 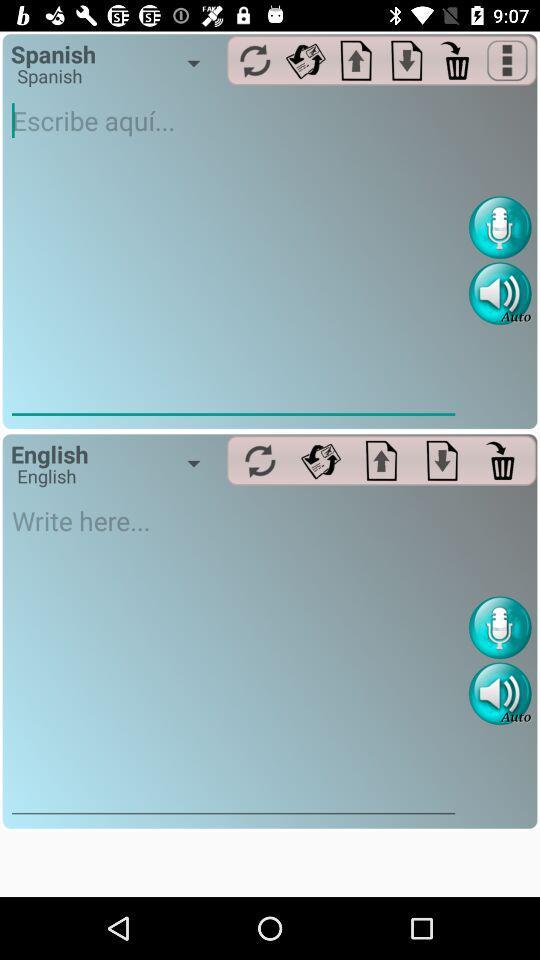 What do you see at coordinates (406, 59) in the screenshot?
I see `download` at bounding box center [406, 59].